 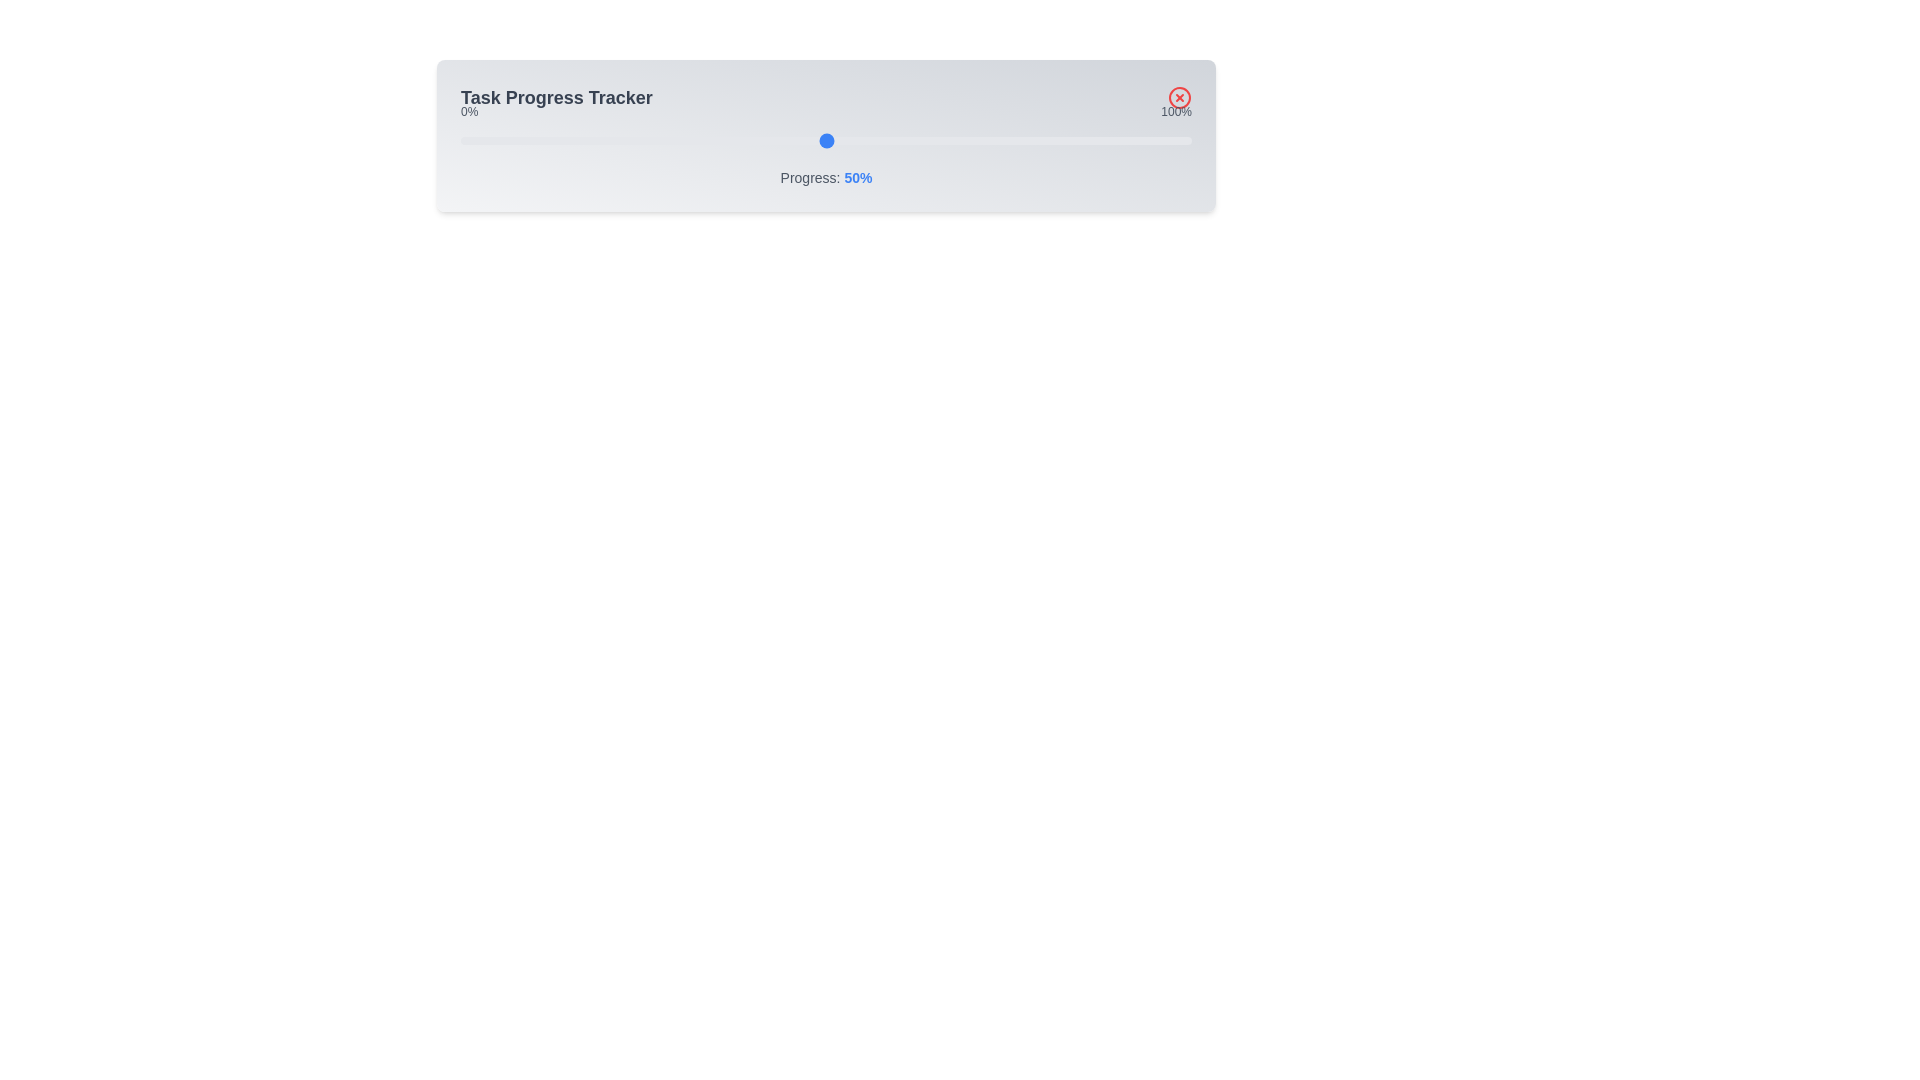 What do you see at coordinates (598, 140) in the screenshot?
I see `task progress` at bounding box center [598, 140].